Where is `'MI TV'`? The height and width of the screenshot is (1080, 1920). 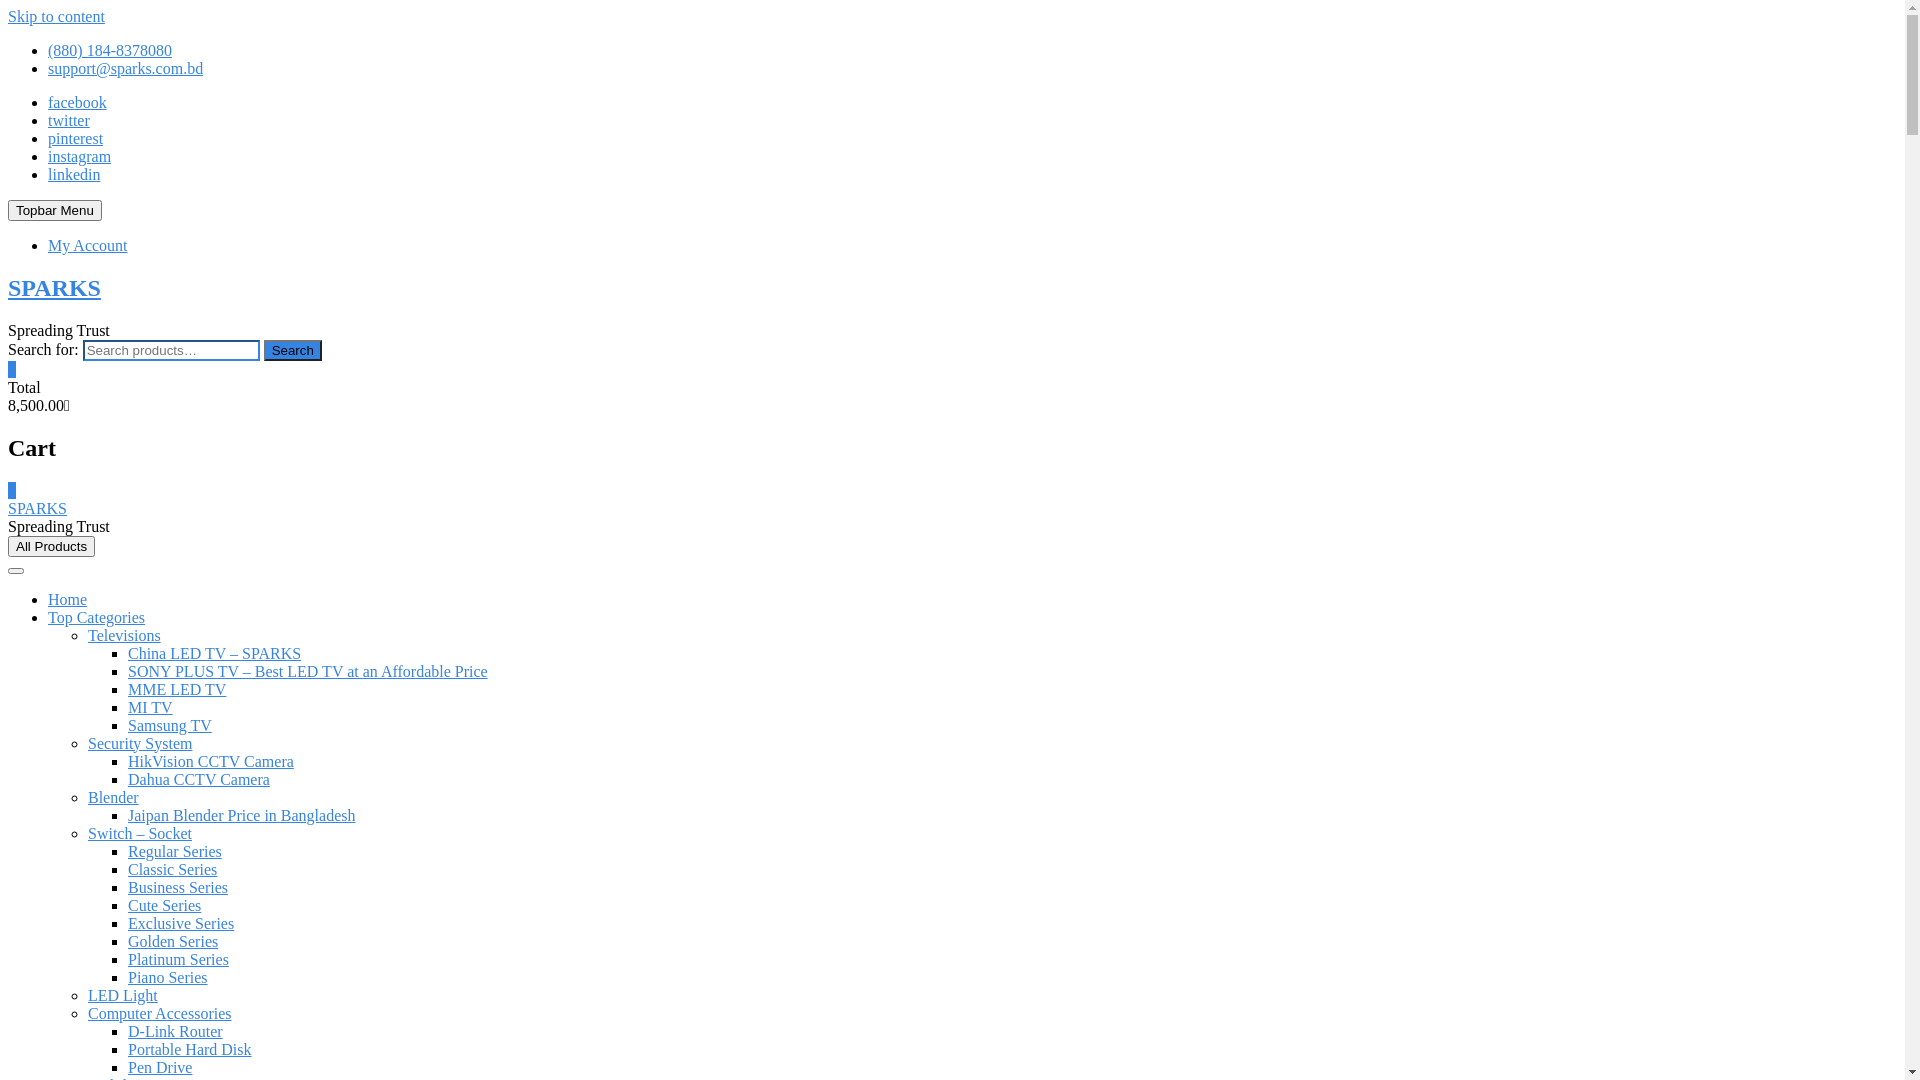
'MI TV' is located at coordinates (149, 706).